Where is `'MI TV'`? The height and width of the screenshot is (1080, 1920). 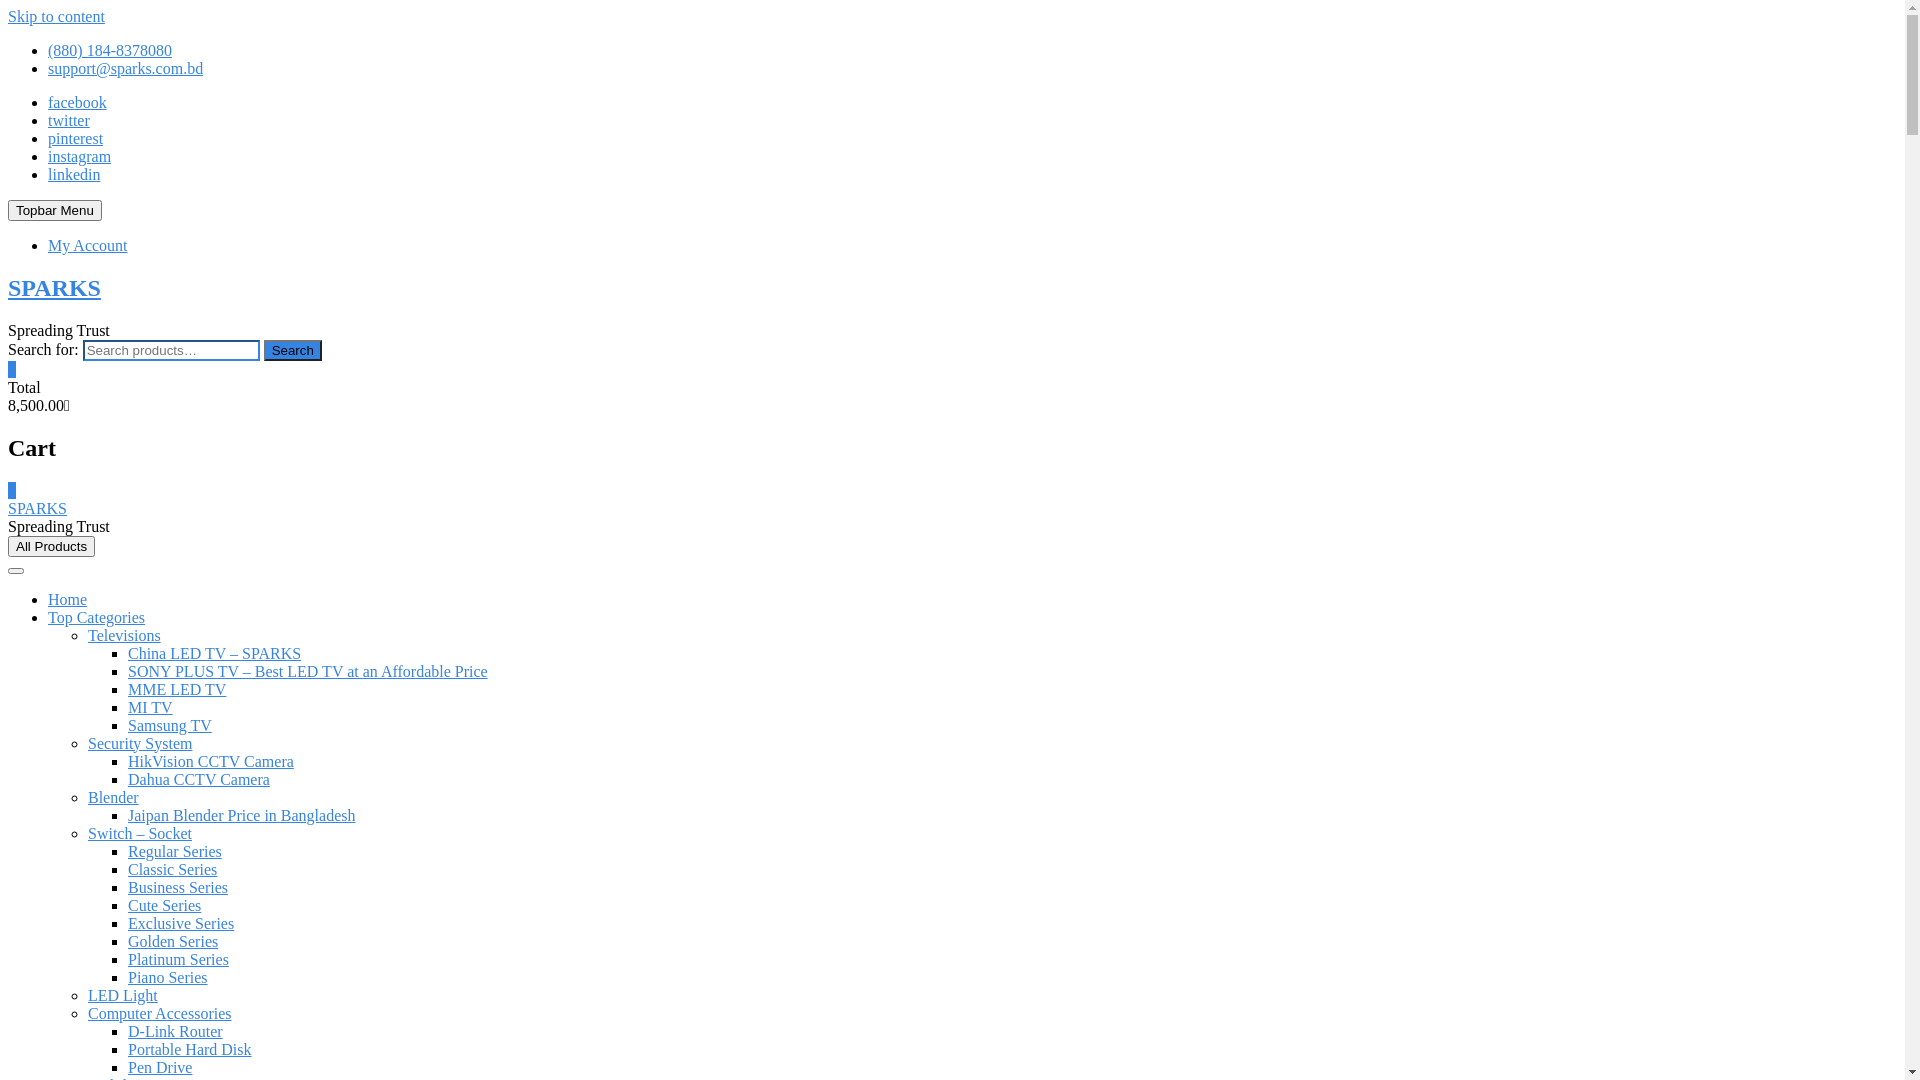
'MI TV' is located at coordinates (149, 706).